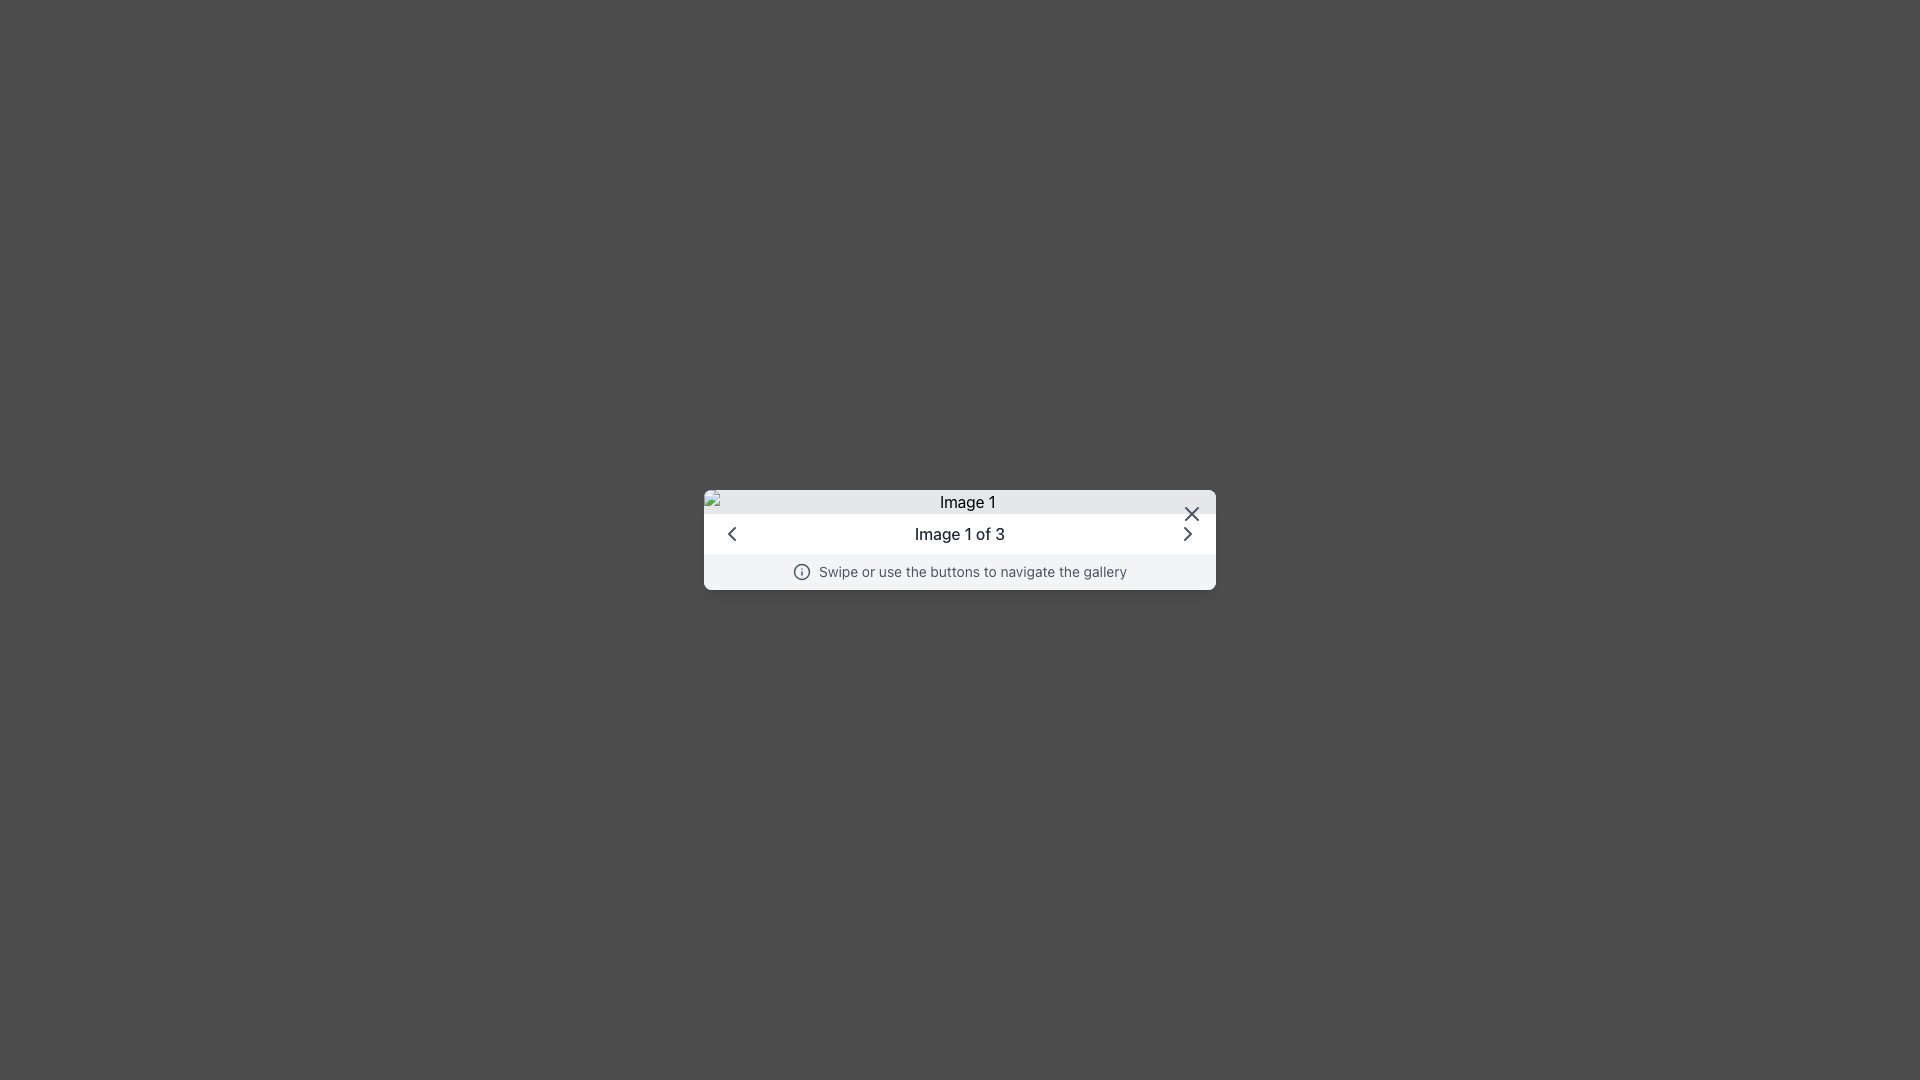 The image size is (1920, 1080). What do you see at coordinates (1188, 532) in the screenshot?
I see `the chevron icon located on the far-right side of the dialog header, which serves as a navigational button to move rightwards in a gallery, menu, or list interface` at bounding box center [1188, 532].